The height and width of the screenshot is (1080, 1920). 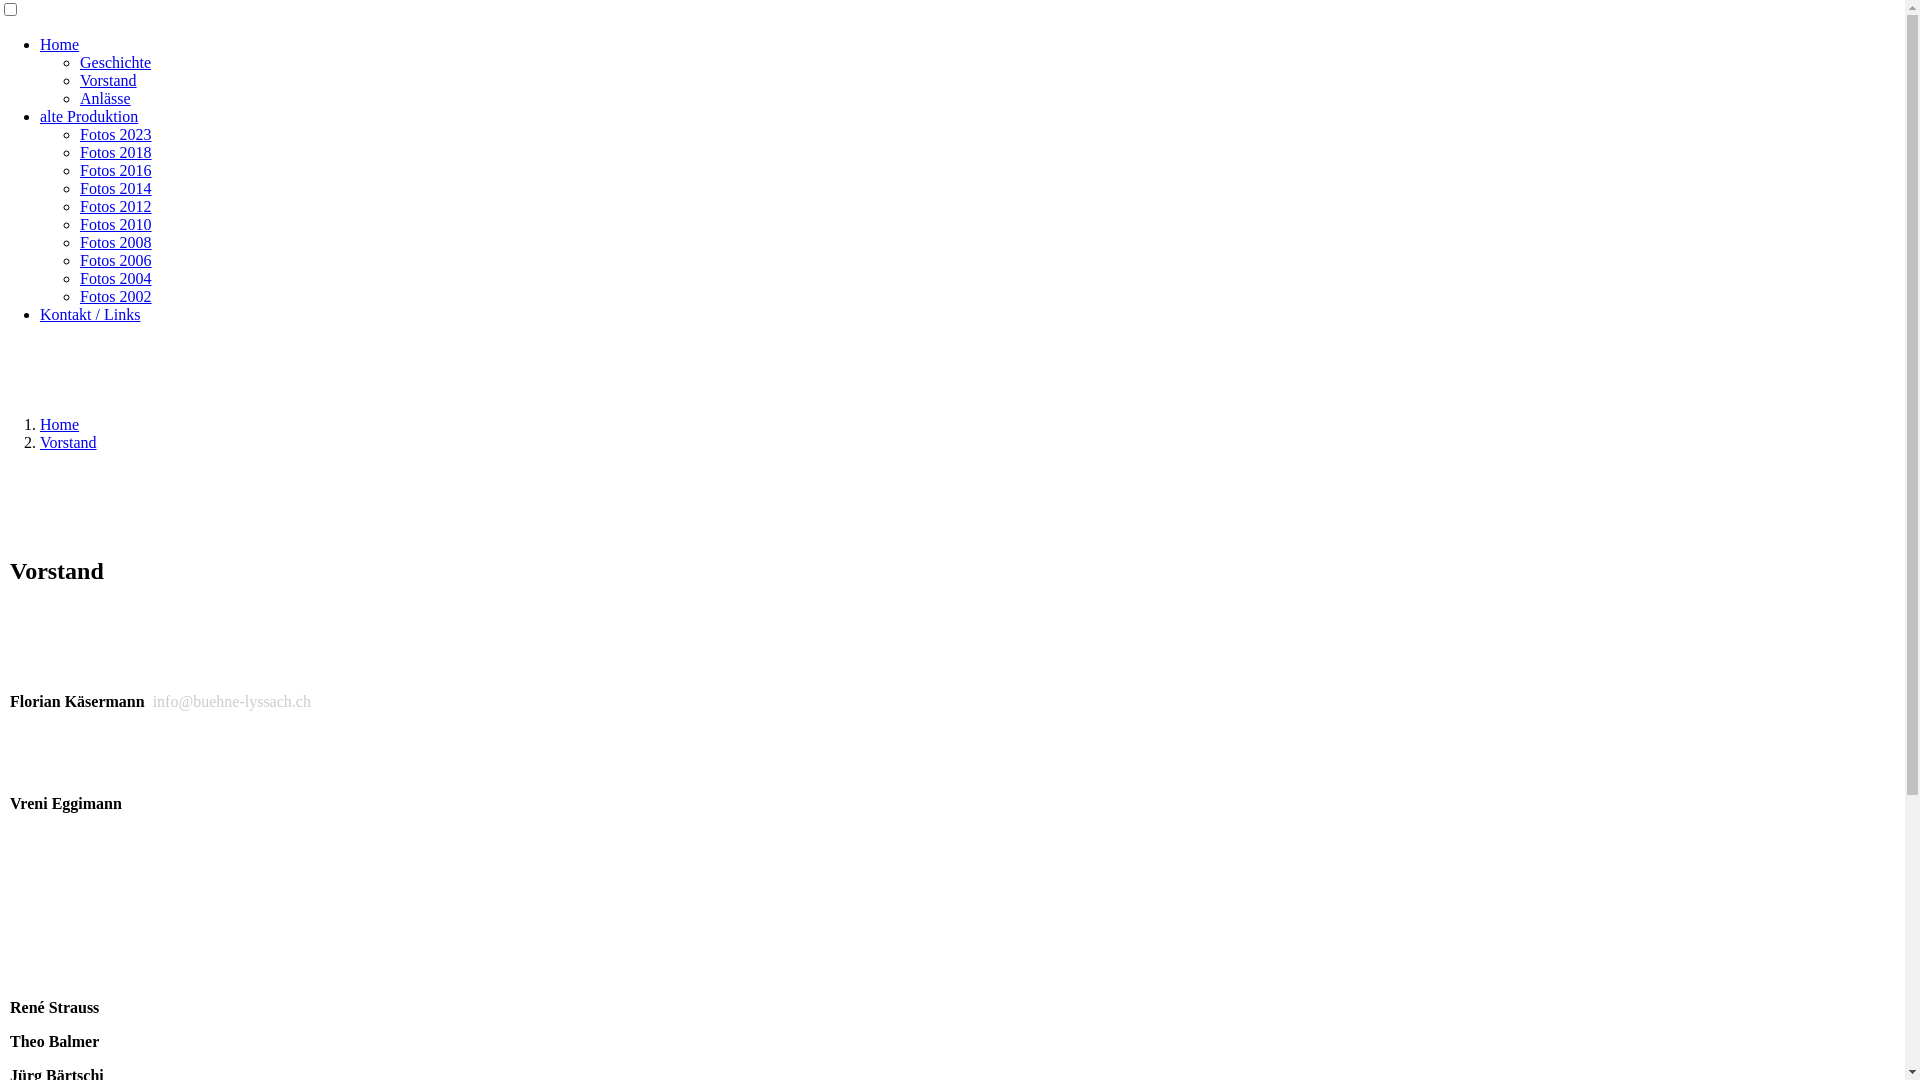 I want to click on 'Home', so click(x=59, y=423).